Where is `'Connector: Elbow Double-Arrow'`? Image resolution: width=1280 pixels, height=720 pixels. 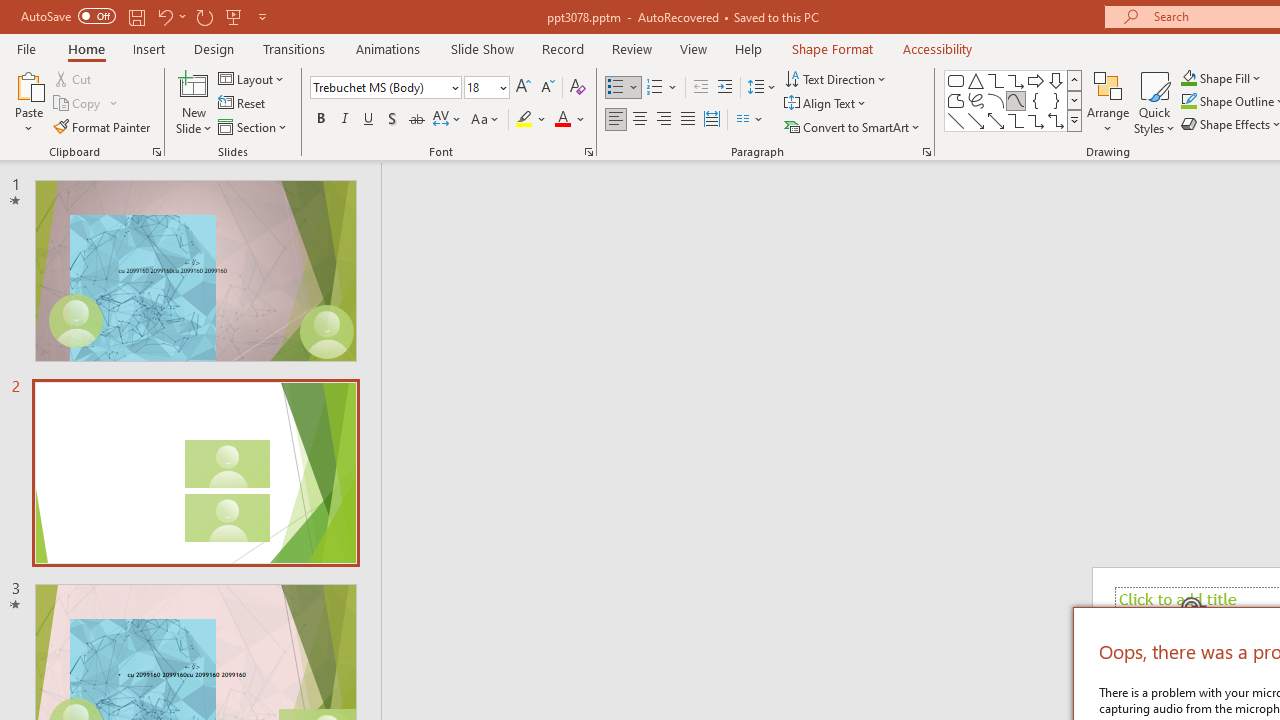 'Connector: Elbow Double-Arrow' is located at coordinates (1055, 120).